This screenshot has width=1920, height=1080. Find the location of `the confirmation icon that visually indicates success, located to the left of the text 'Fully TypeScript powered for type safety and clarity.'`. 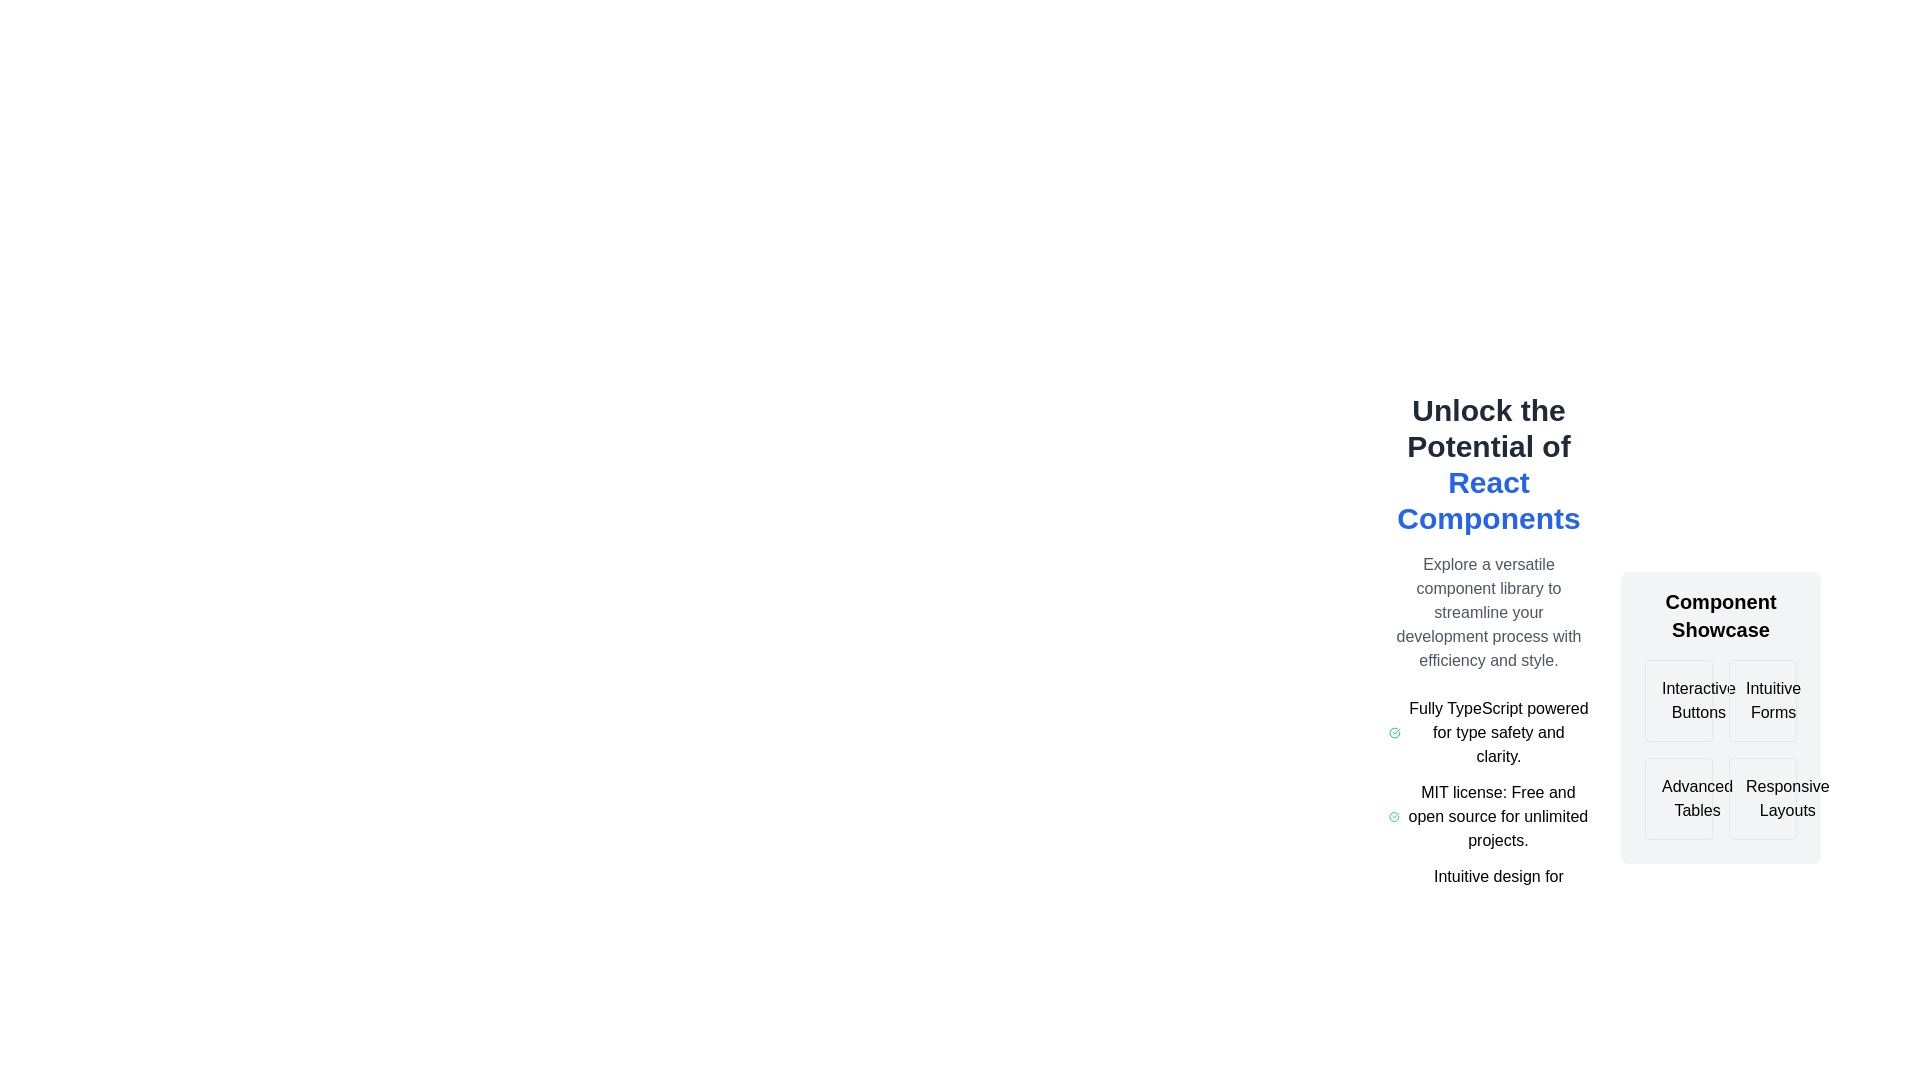

the confirmation icon that visually indicates success, located to the left of the text 'Fully TypeScript powered for type safety and clarity.' is located at coordinates (1393, 732).